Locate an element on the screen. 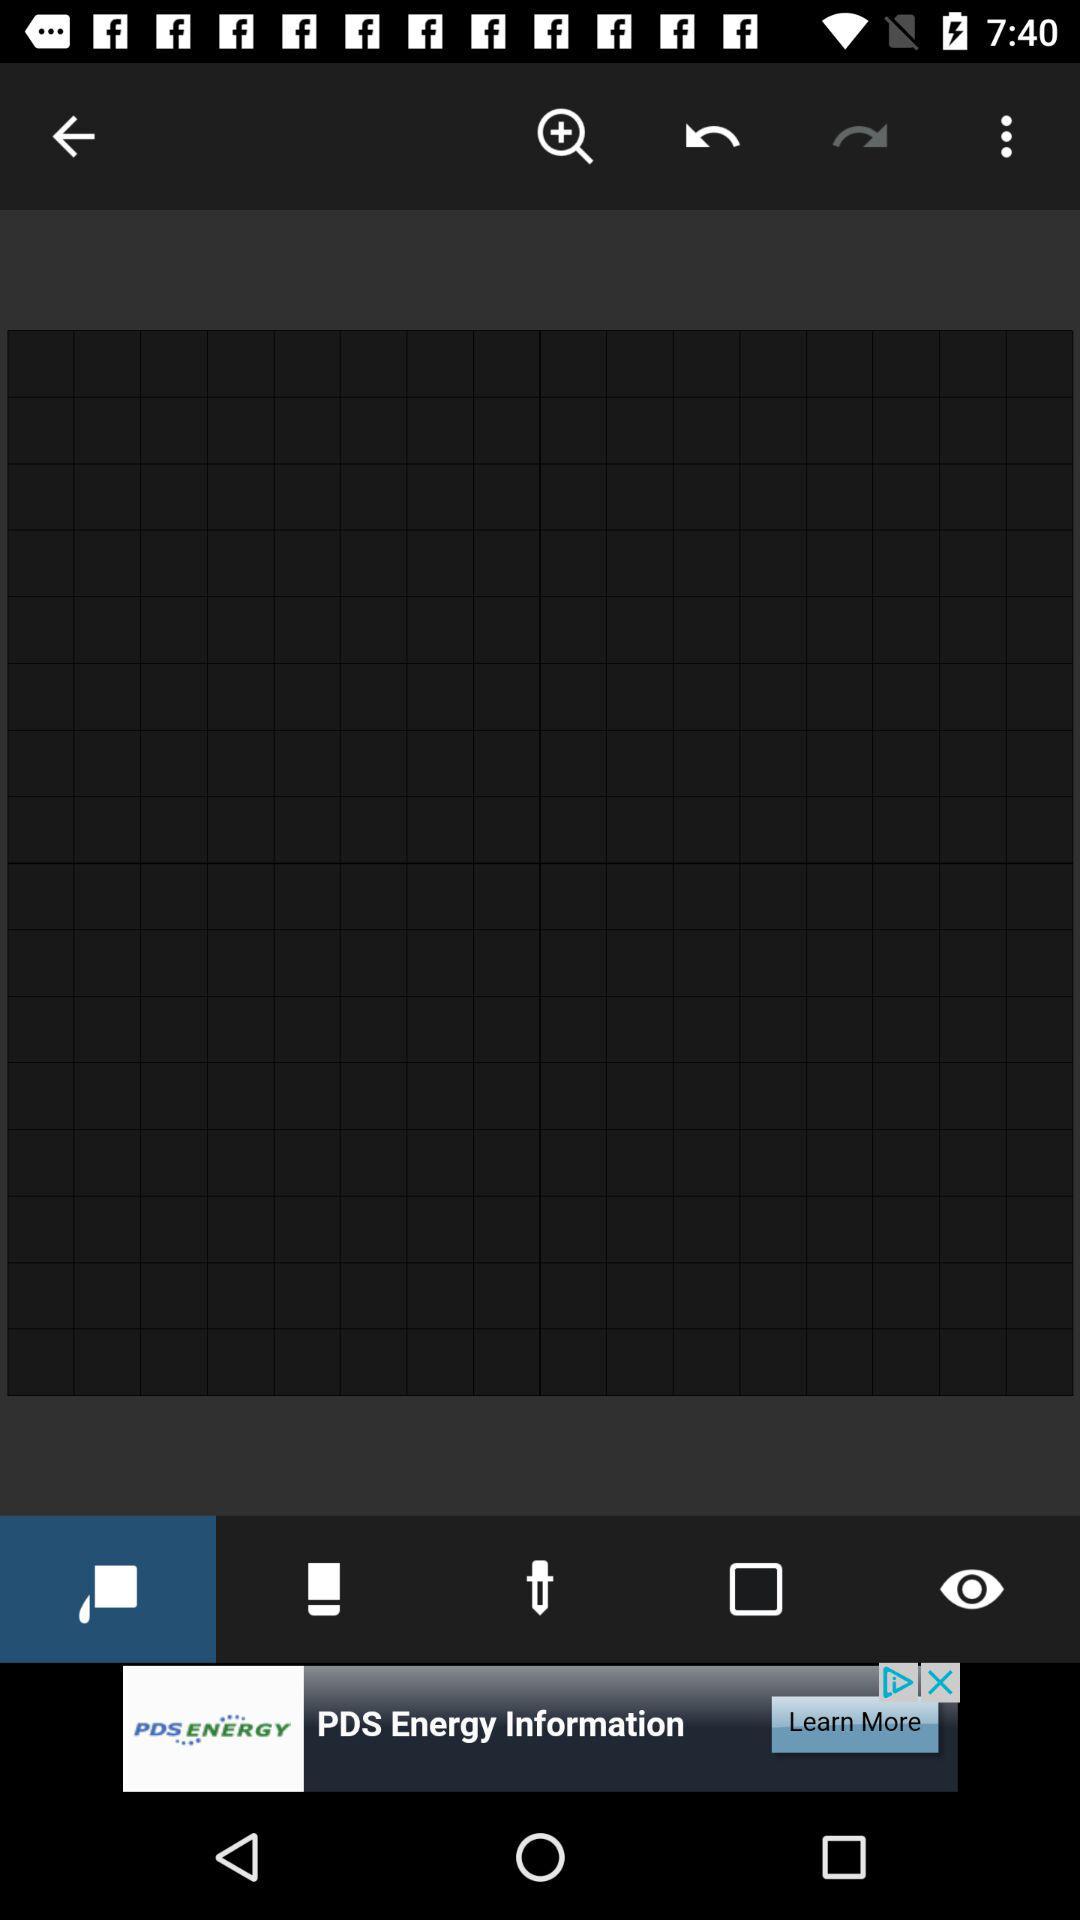 The width and height of the screenshot is (1080, 1920). click the left rotate option is located at coordinates (711, 135).